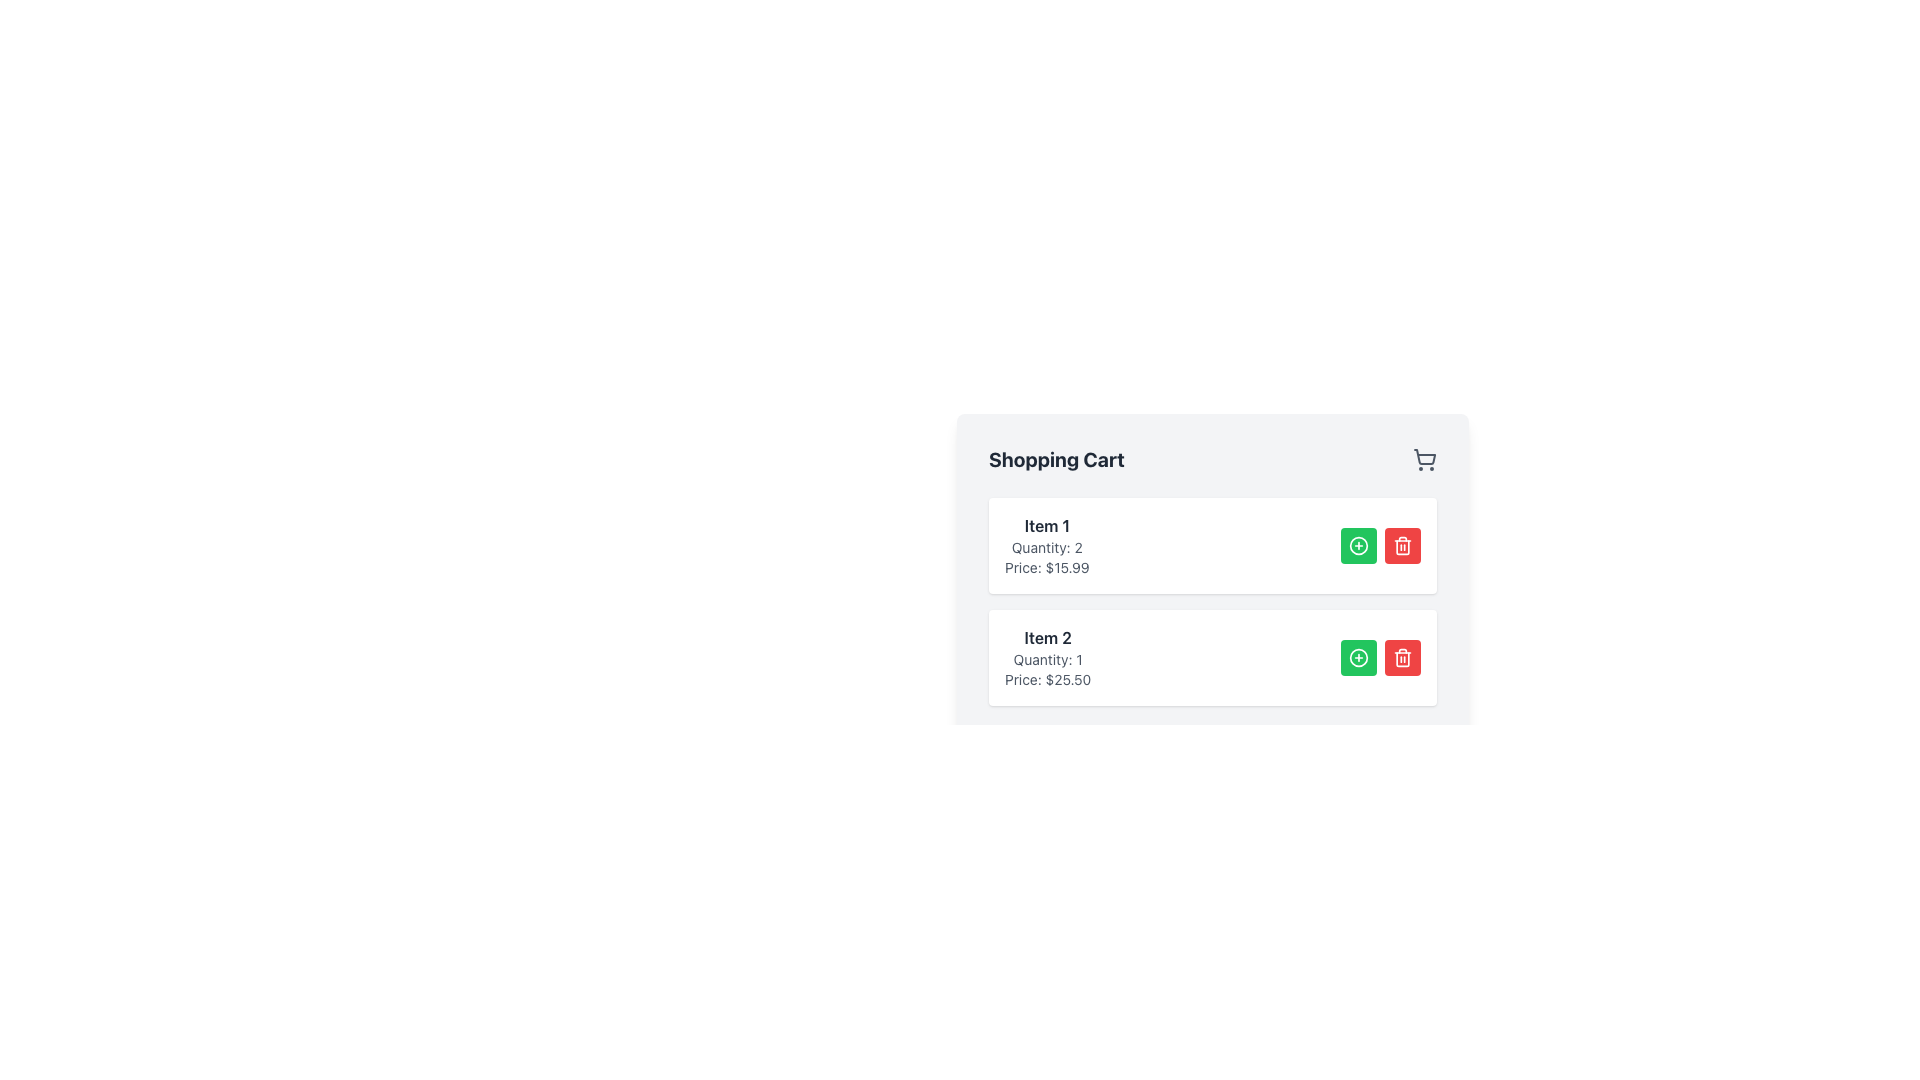 The height and width of the screenshot is (1080, 1920). Describe the element at coordinates (1401, 547) in the screenshot. I see `the trash can icon for deletion indication, which is part of the delete functionality in the shopping cart interface, located in the second row and second from the right` at that location.